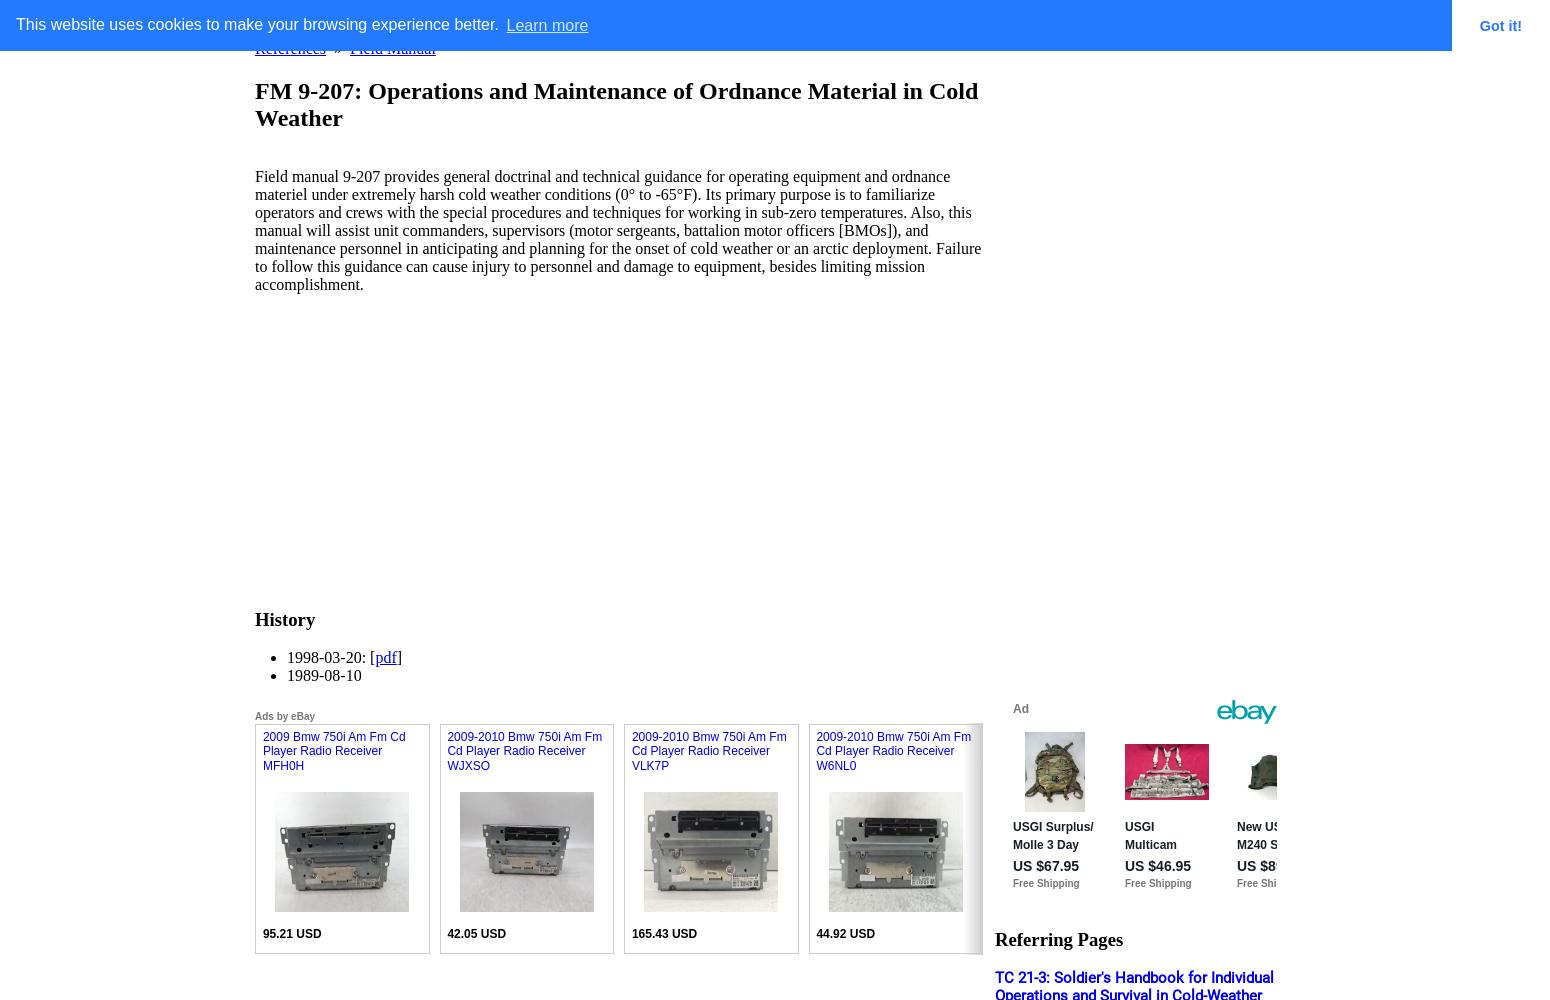  What do you see at coordinates (774, 20) in the screenshot?
I see `'CIE Hub'` at bounding box center [774, 20].